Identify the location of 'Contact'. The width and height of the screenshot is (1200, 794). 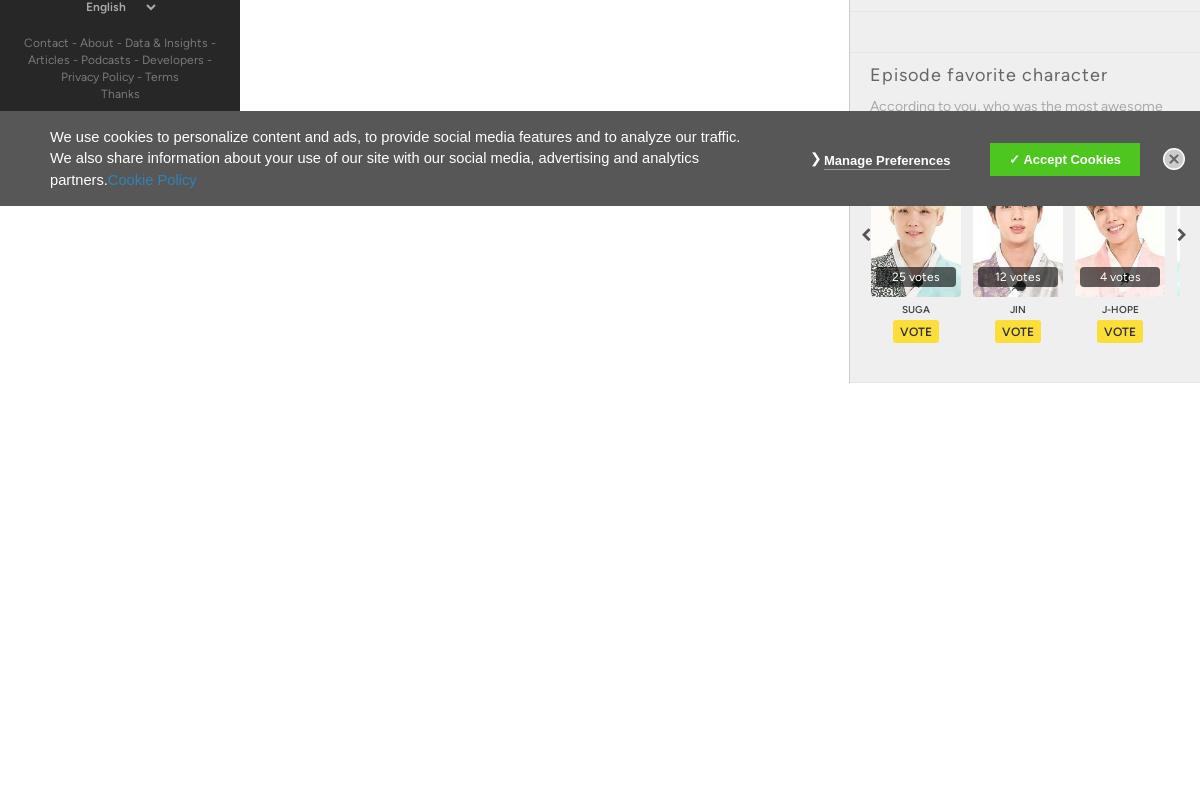
(24, 42).